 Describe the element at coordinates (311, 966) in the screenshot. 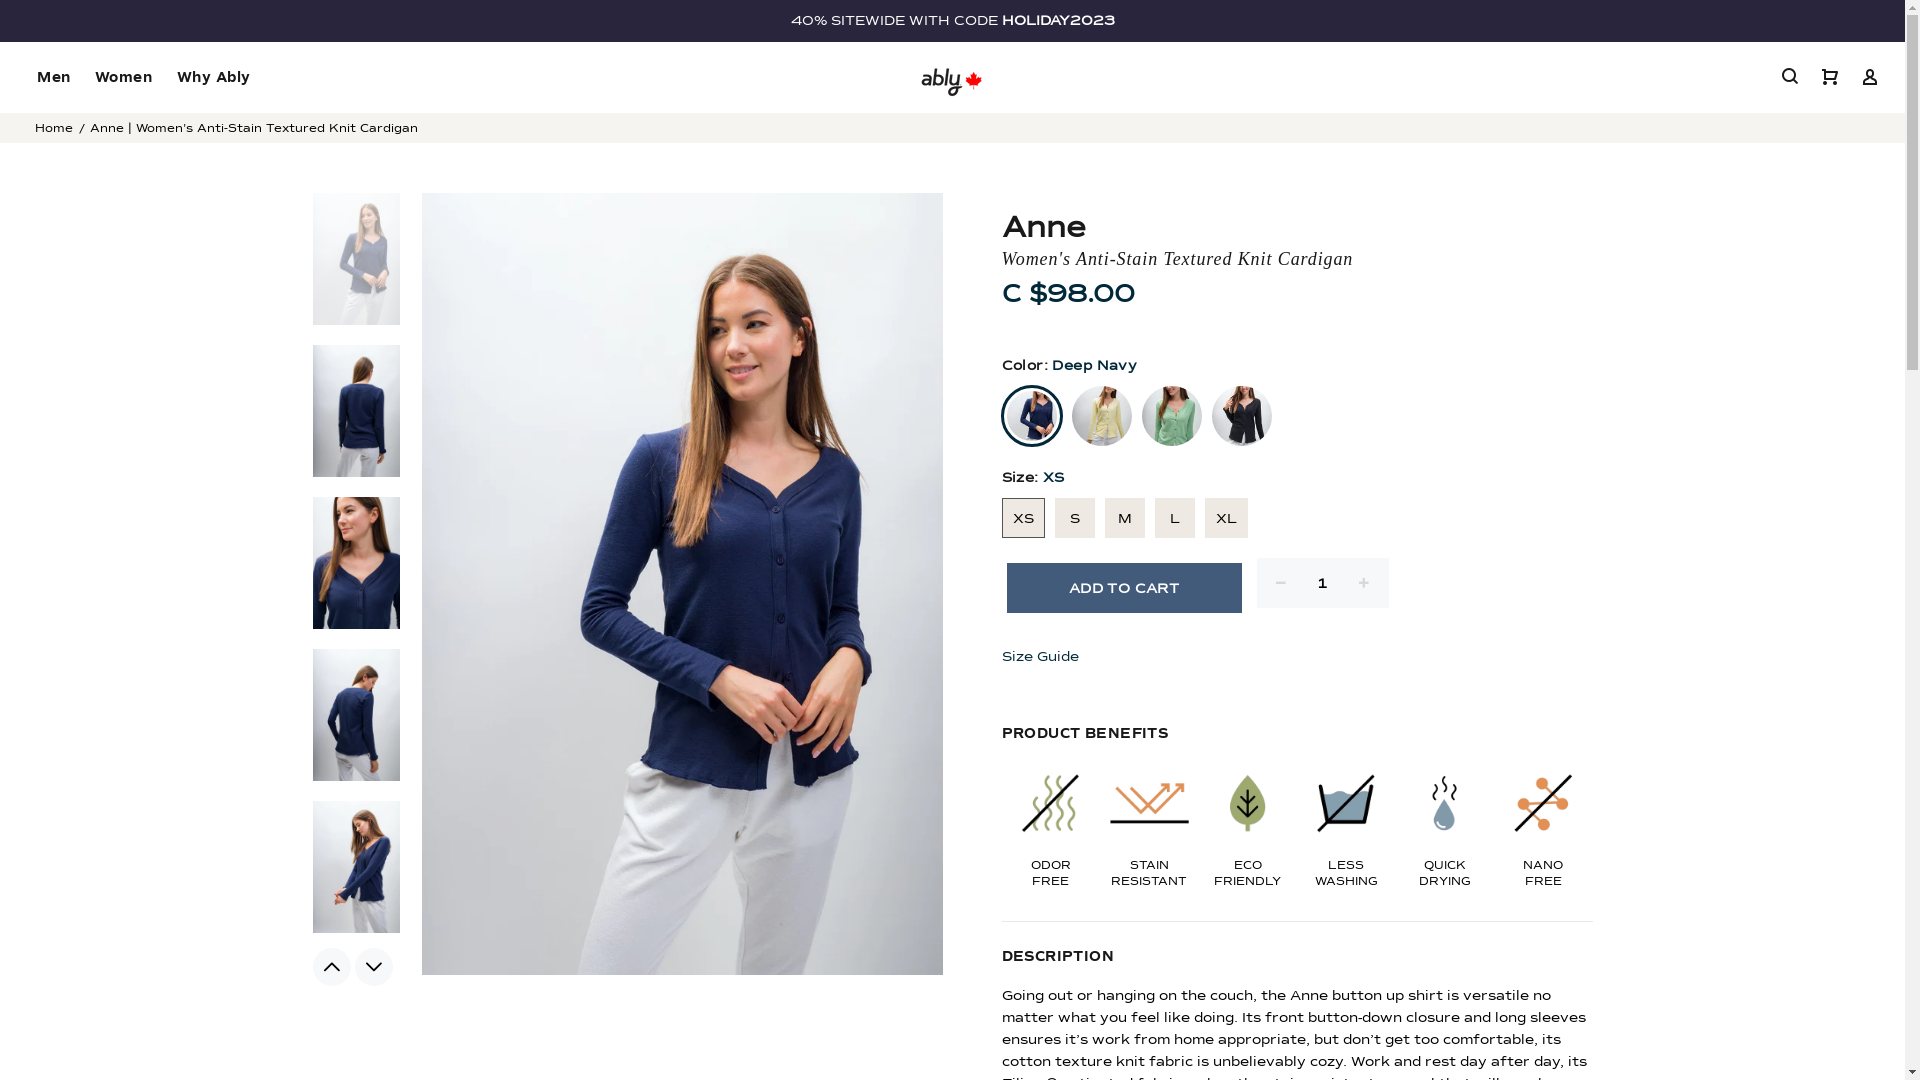

I see `'Previous'` at that location.